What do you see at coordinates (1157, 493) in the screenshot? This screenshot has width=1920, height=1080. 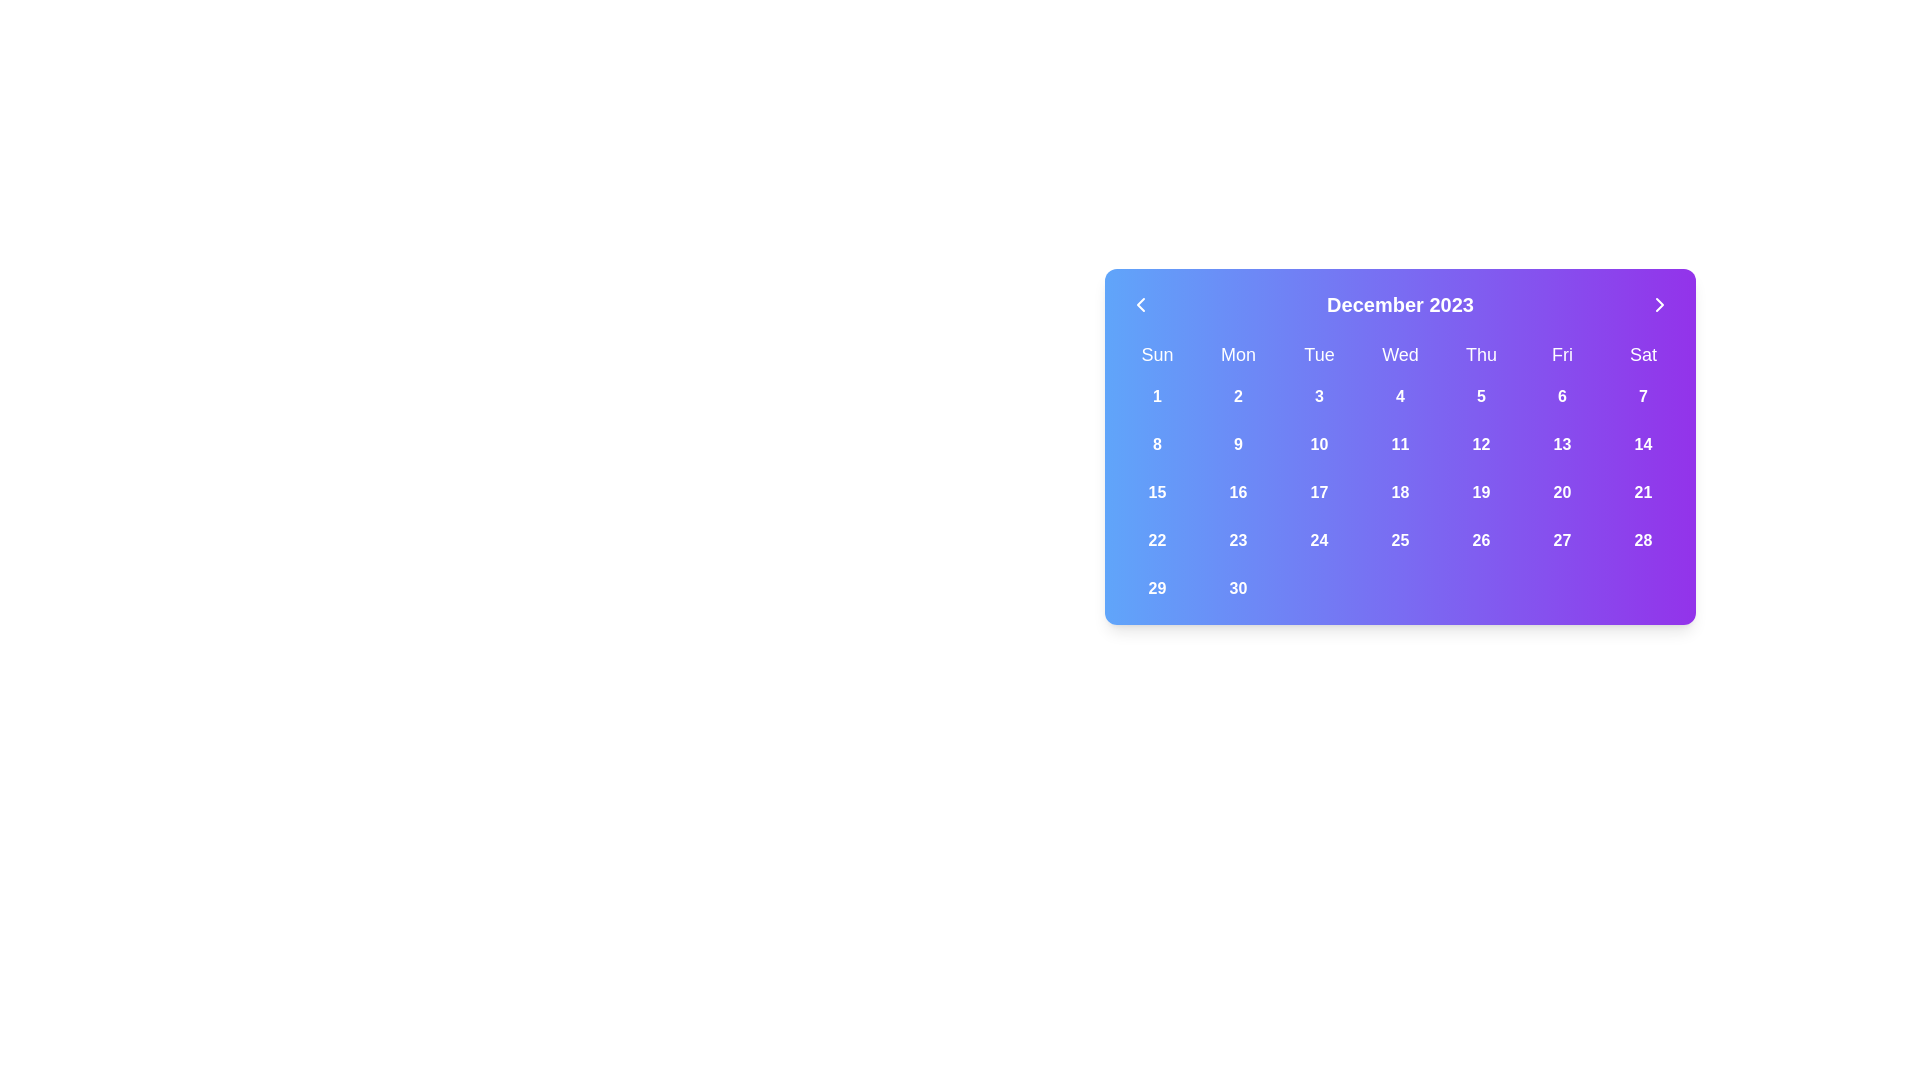 I see `the button representing the 15th day of December 2023 in the calendar interface` at bounding box center [1157, 493].